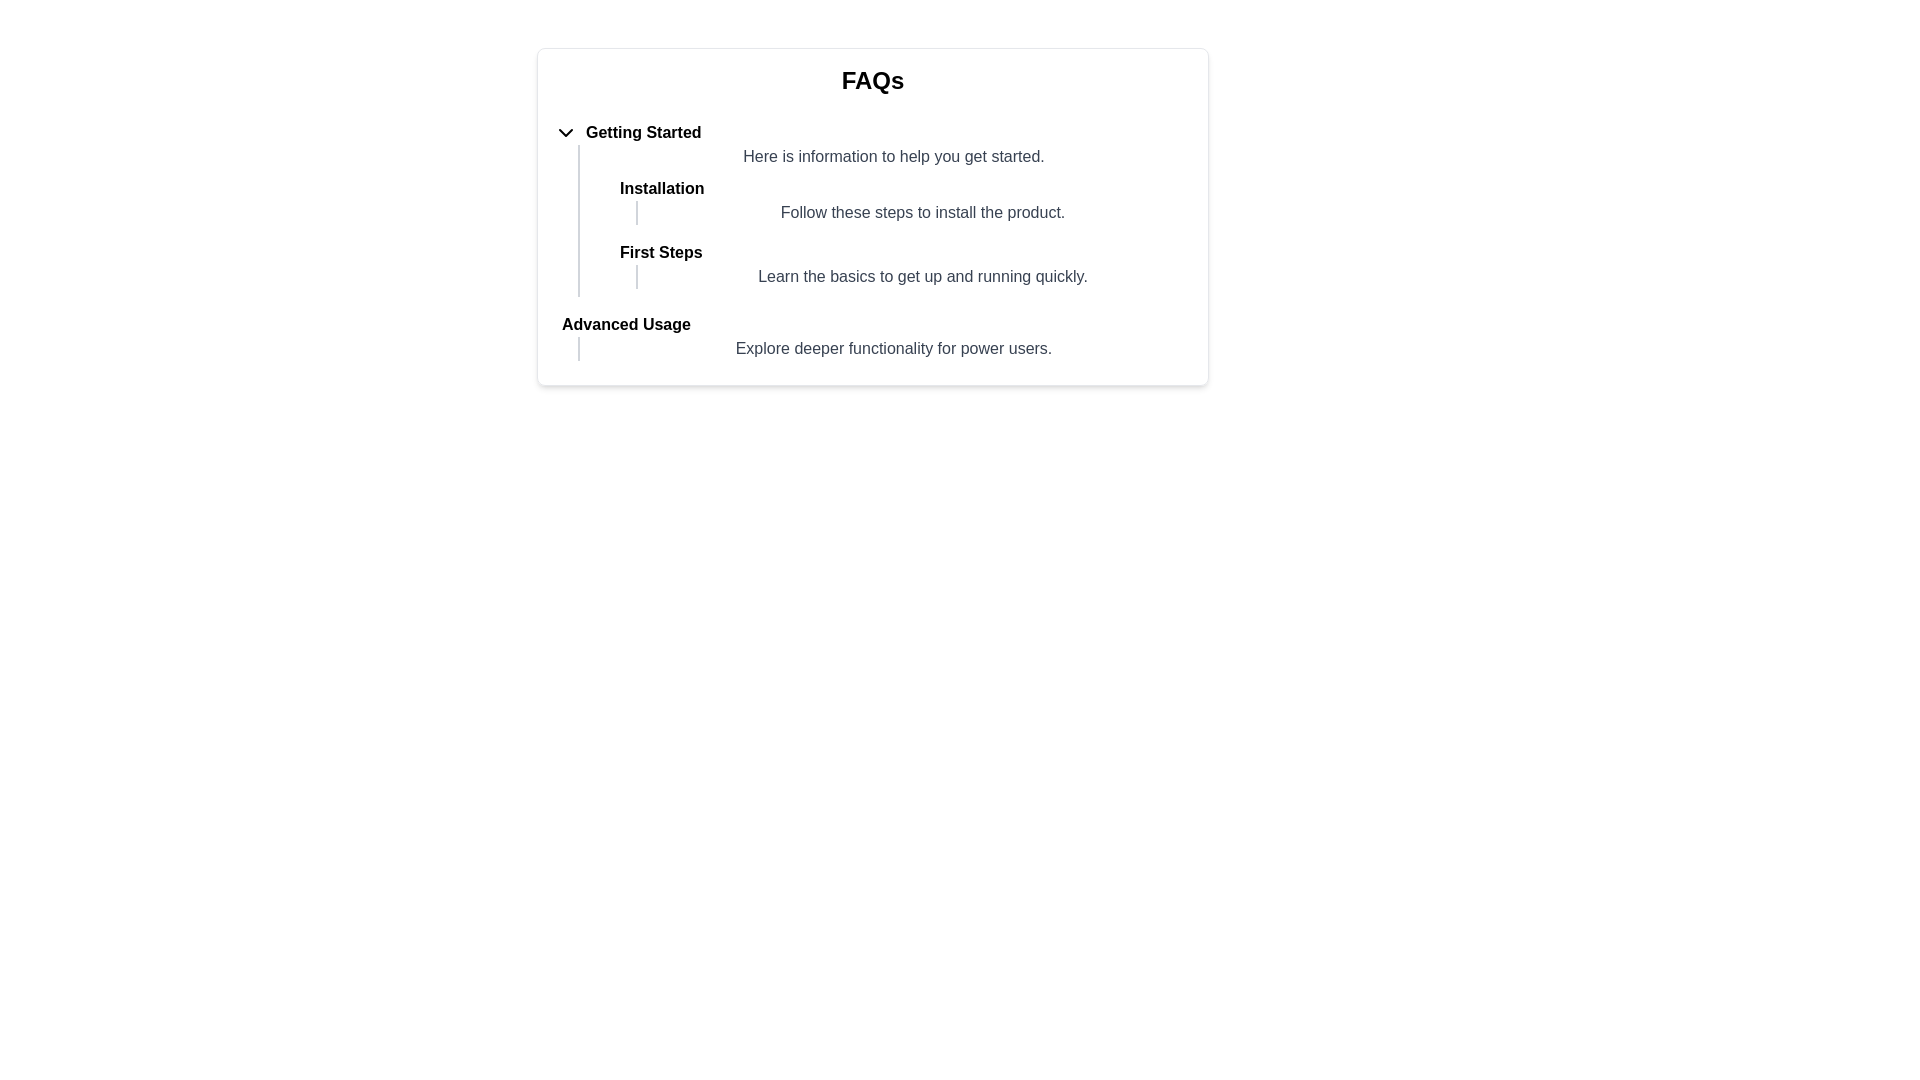 The width and height of the screenshot is (1920, 1080). What do you see at coordinates (873, 323) in the screenshot?
I see `the text label element located in the FAQs section` at bounding box center [873, 323].